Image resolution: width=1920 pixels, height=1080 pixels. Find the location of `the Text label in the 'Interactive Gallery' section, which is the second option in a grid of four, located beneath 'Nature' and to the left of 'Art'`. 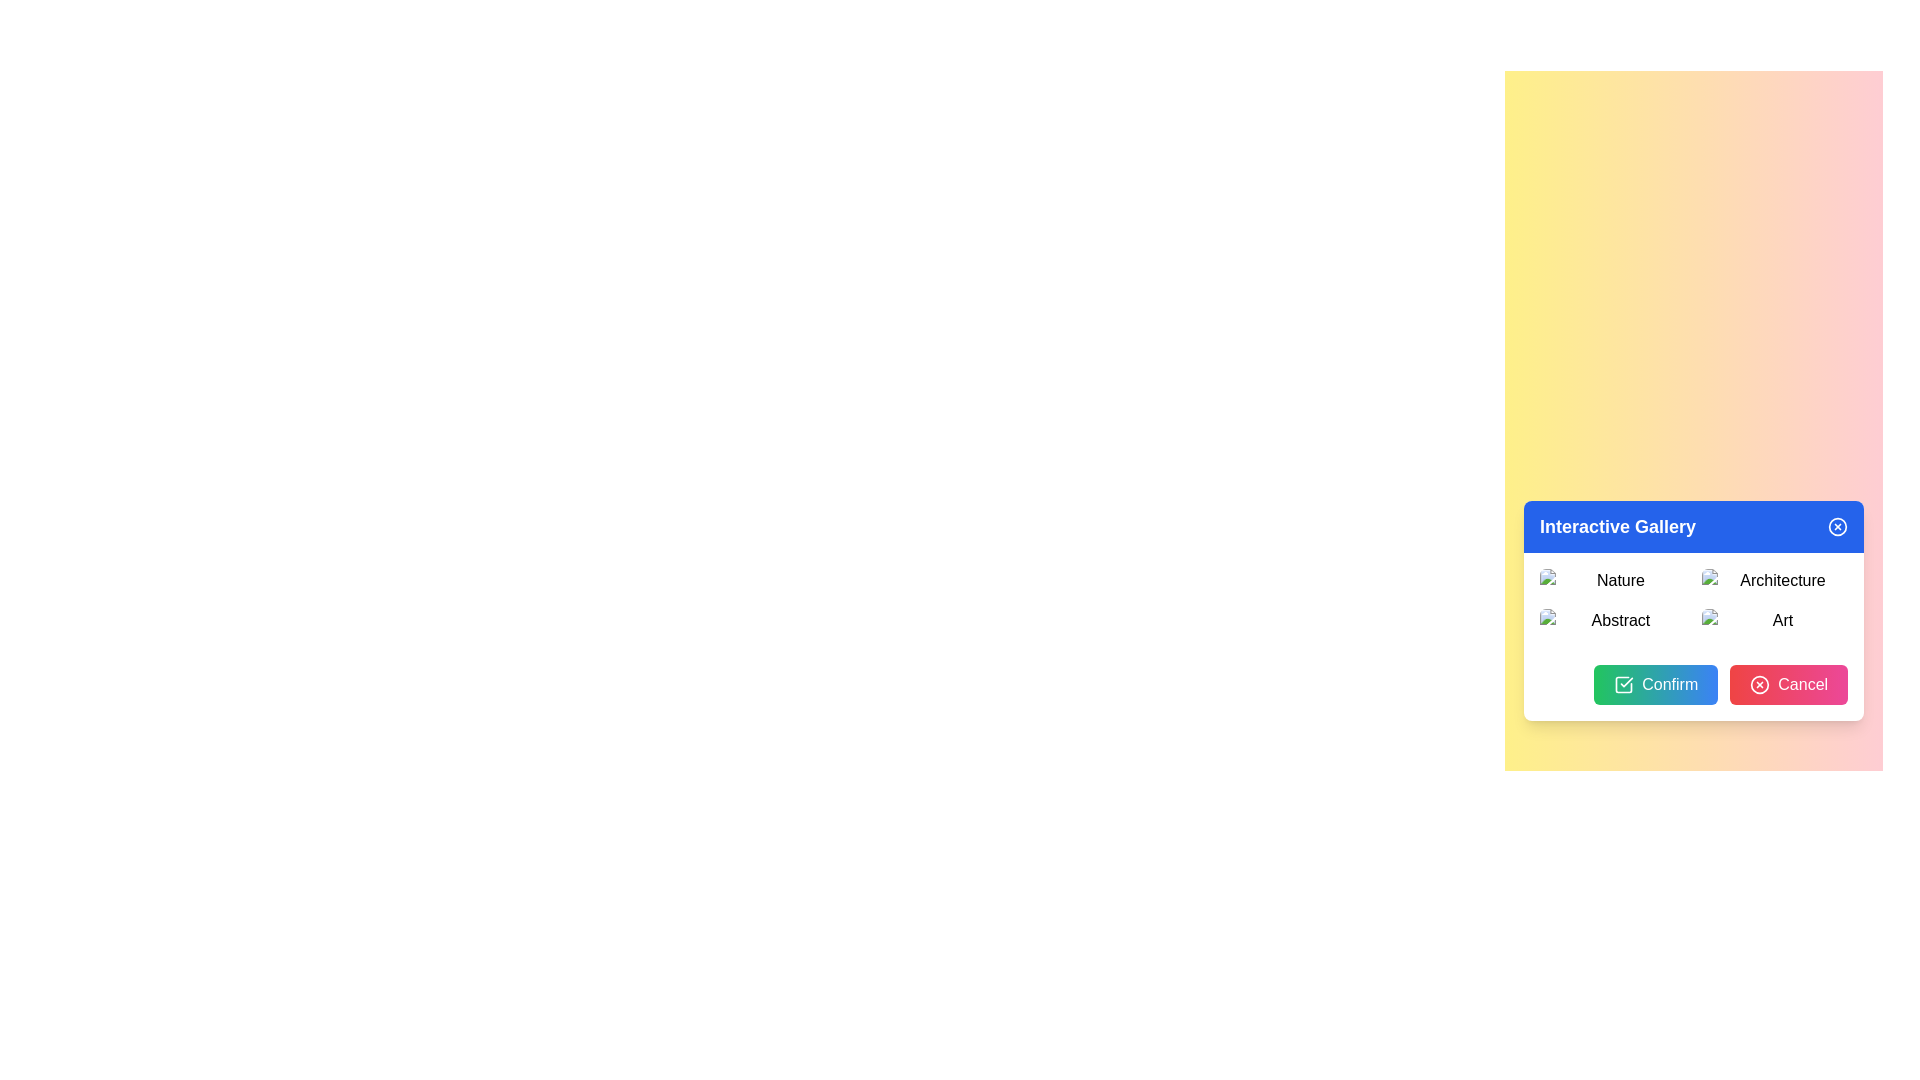

the Text label in the 'Interactive Gallery' section, which is the second option in a grid of four, located beneath 'Nature' and to the left of 'Art' is located at coordinates (1612, 620).